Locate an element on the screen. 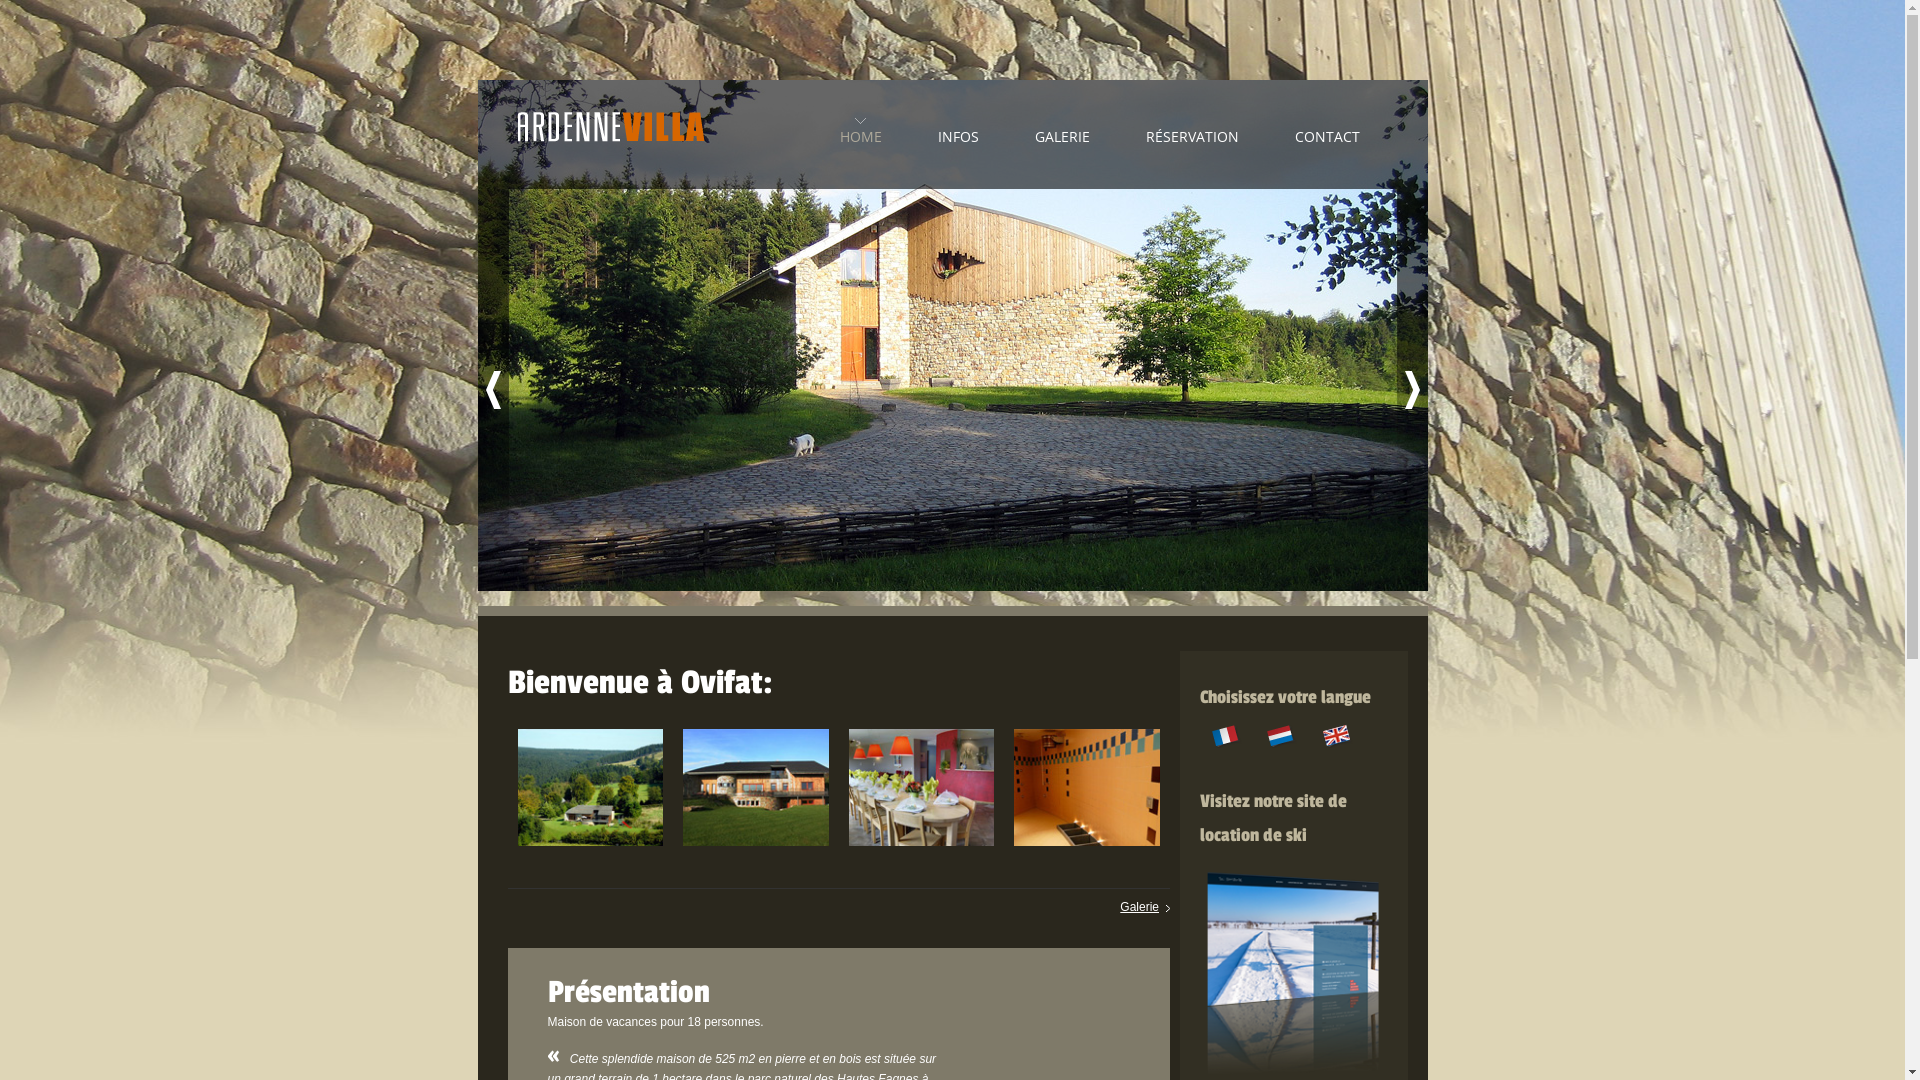  'Galerie' is located at coordinates (1145, 906).